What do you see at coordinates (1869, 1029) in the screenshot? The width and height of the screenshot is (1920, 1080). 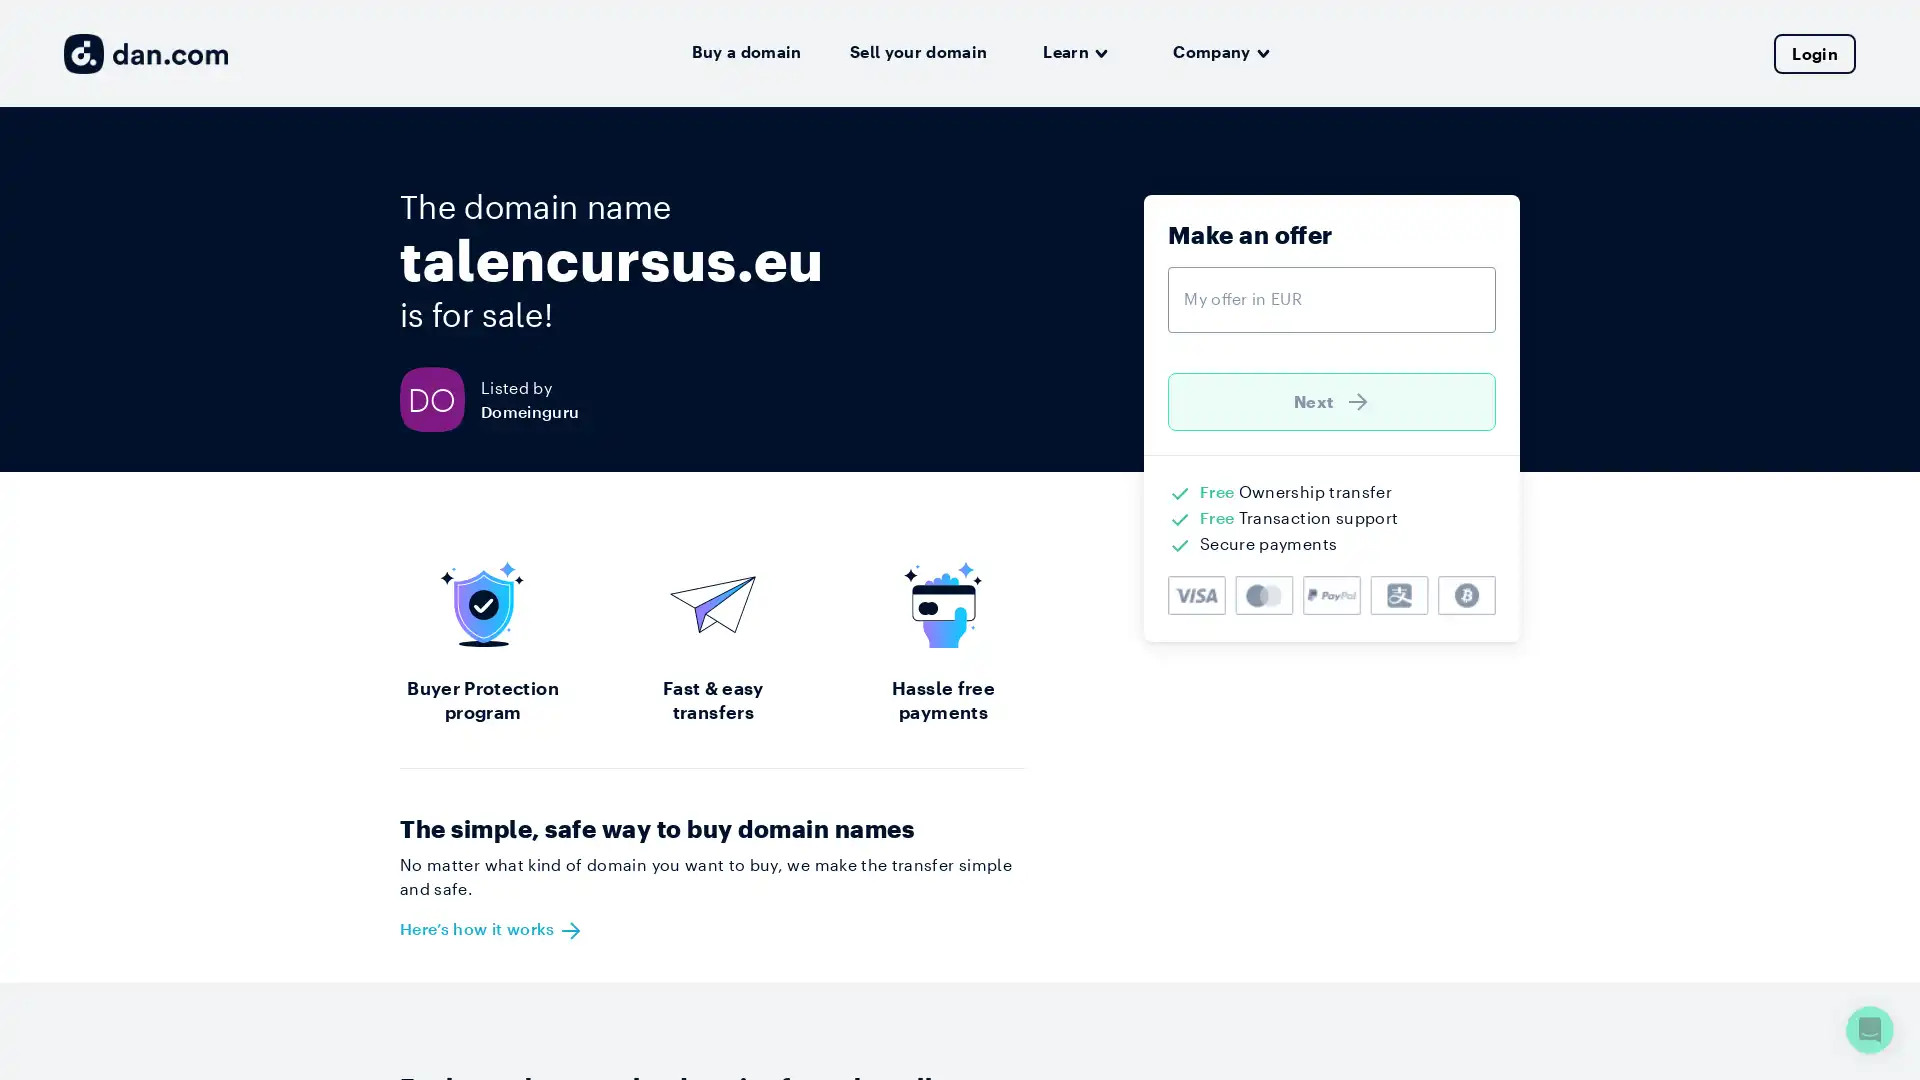 I see `Open Intercom Messenger` at bounding box center [1869, 1029].